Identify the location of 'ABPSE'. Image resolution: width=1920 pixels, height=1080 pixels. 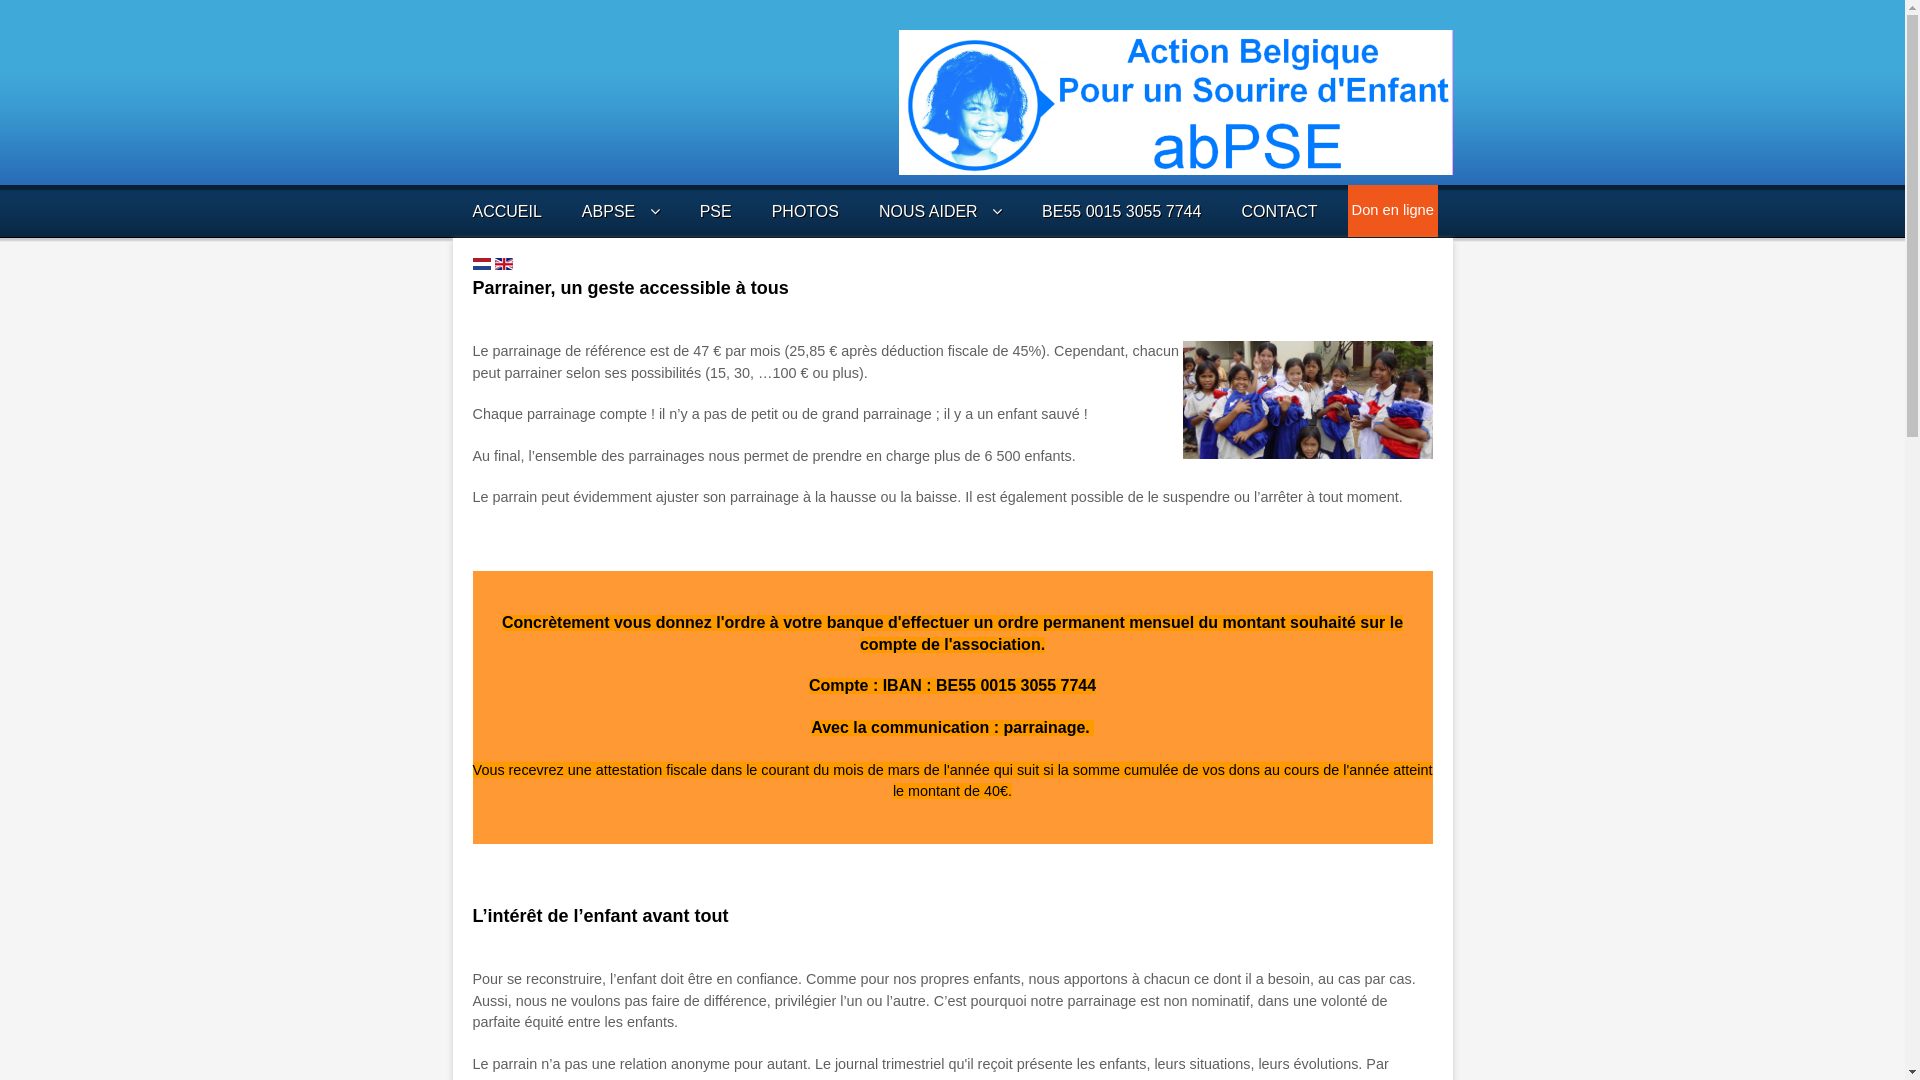
(580, 211).